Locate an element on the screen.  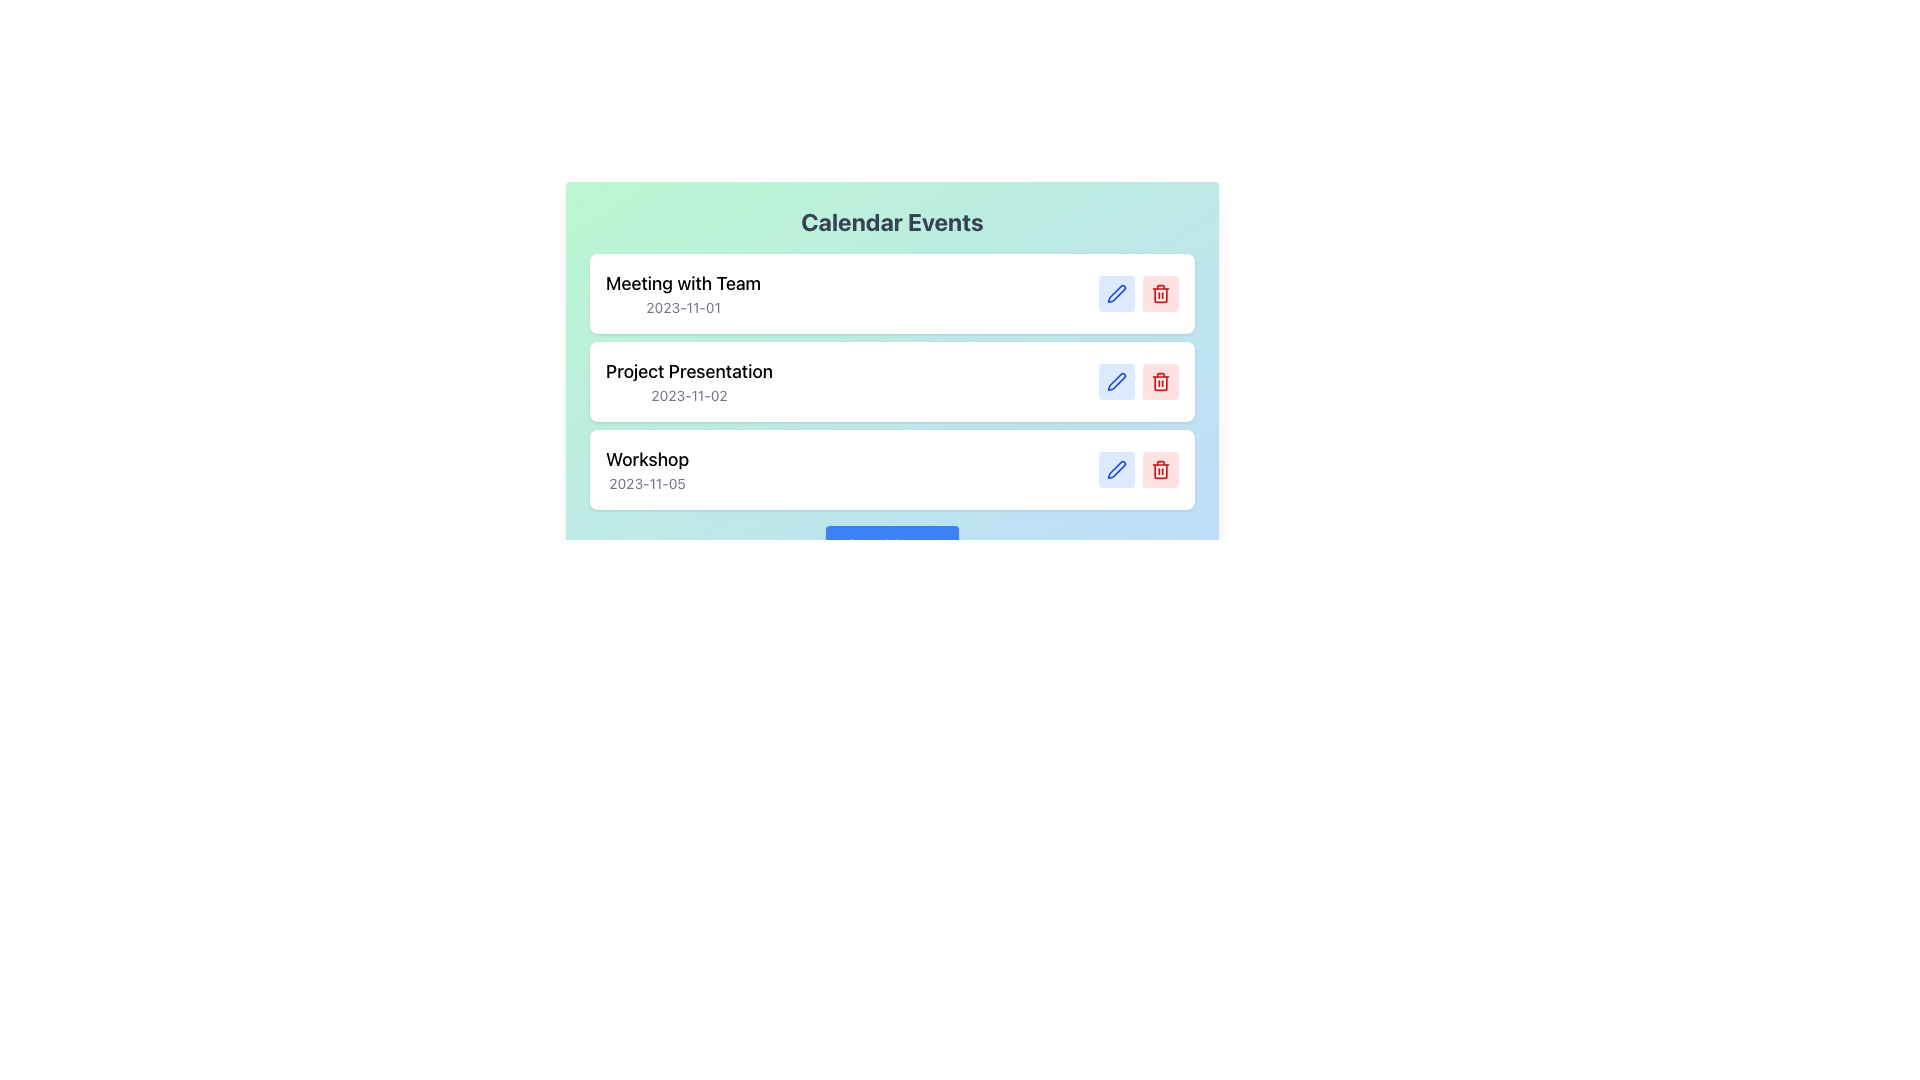
event title 'Workshop' and date '2023-11-05' from the calendar event entry, which is the third item in the list, displayed with a bold title and a smaller gray subtitle is located at coordinates (891, 470).